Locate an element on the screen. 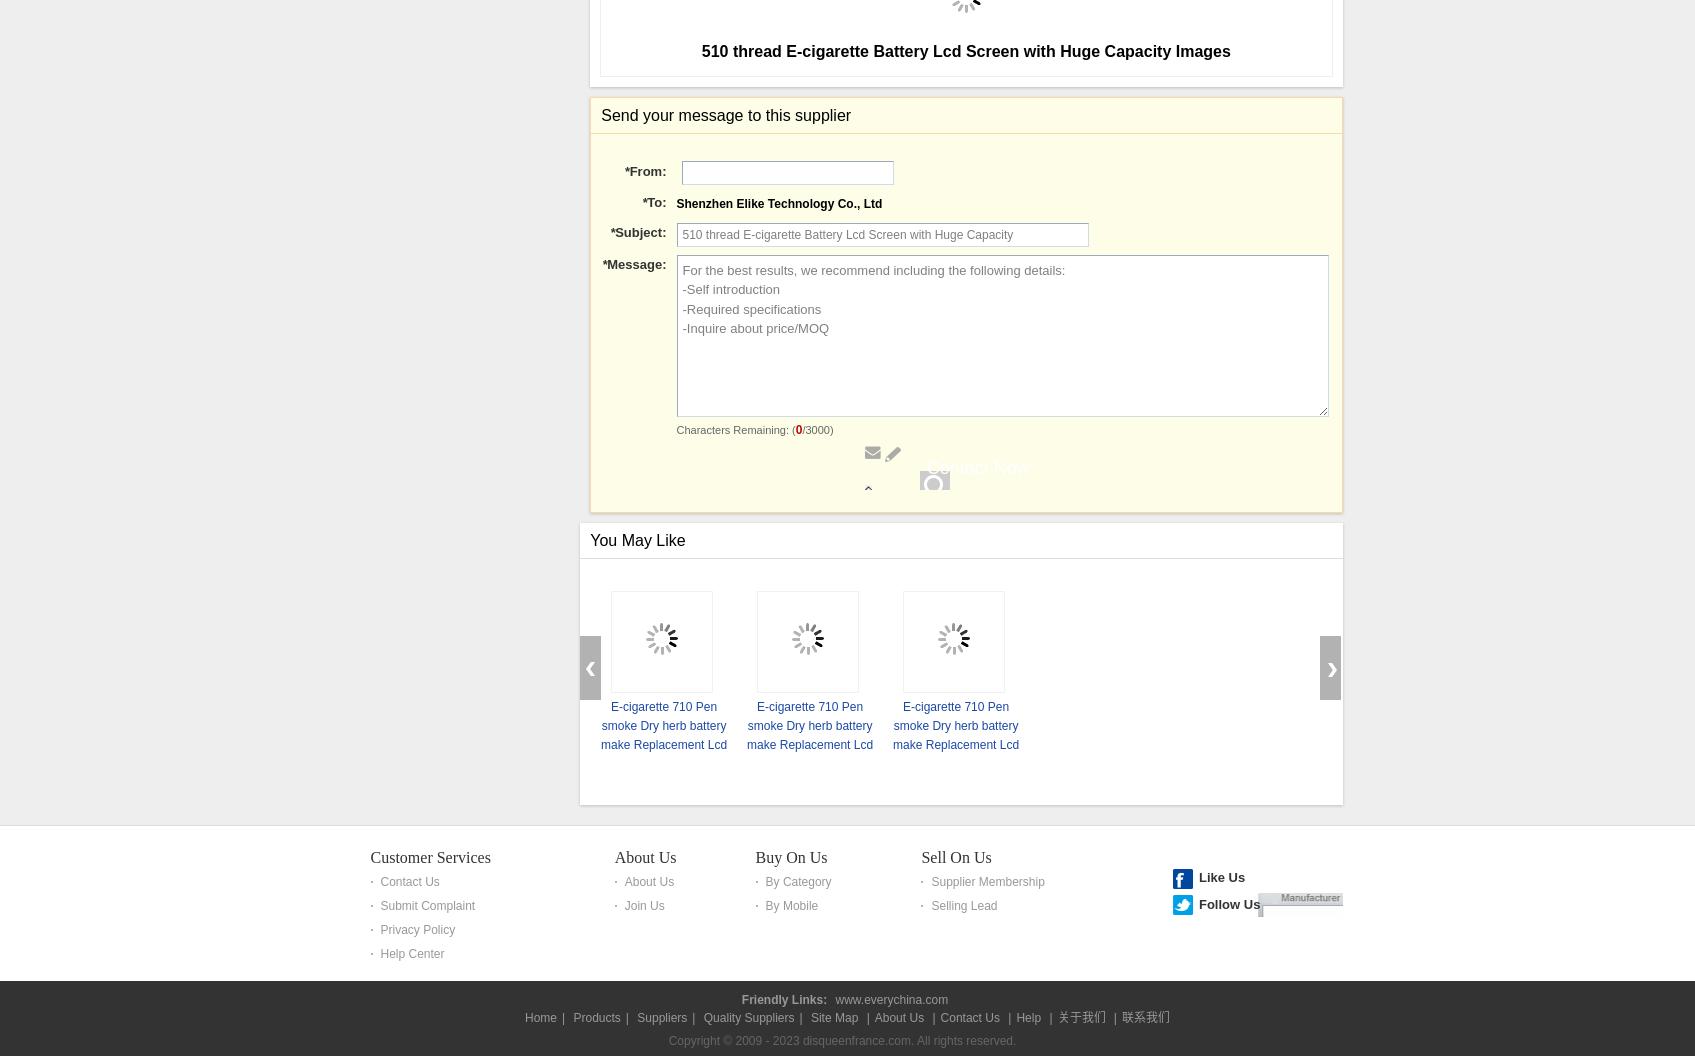 This screenshot has width=1695, height=1056. '510 thread E-cigarette Battery Lcd Screen with Huge Capacity Images' is located at coordinates (965, 617).